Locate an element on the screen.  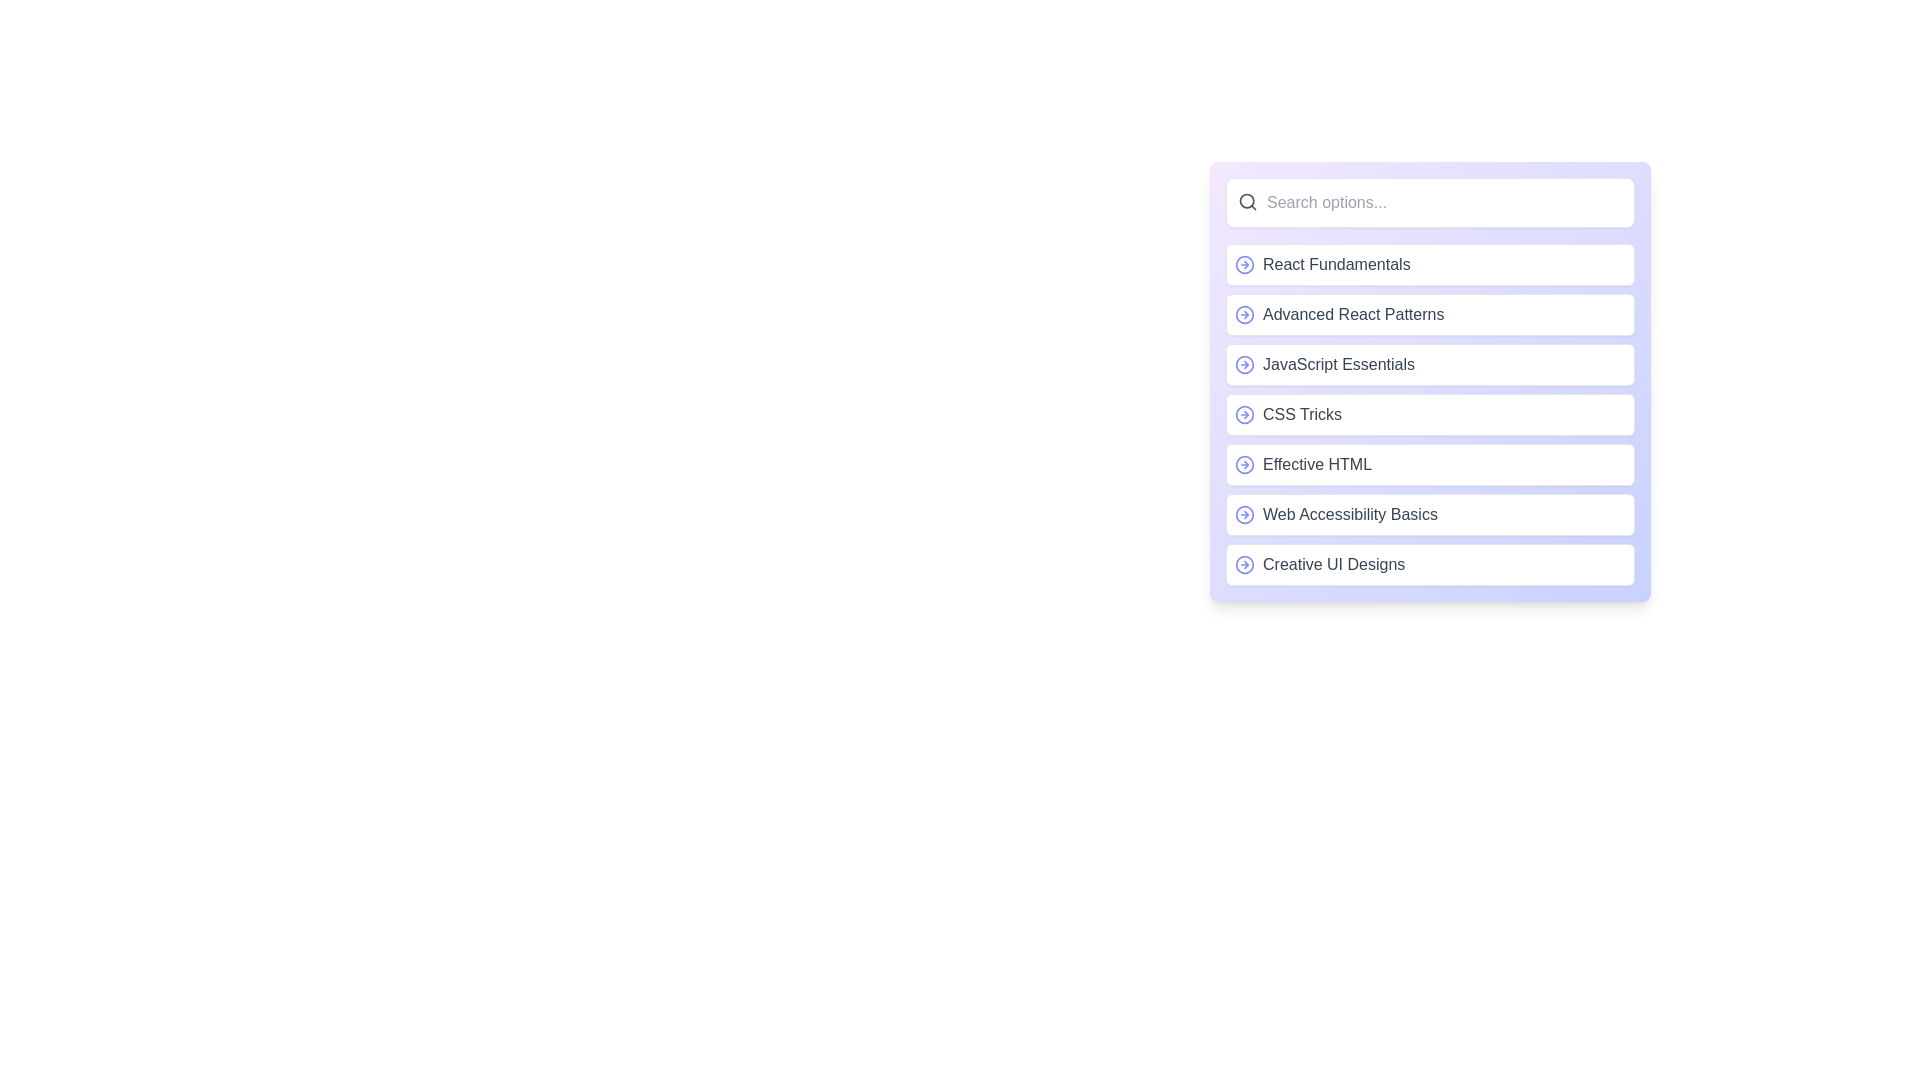
the hollow circular SVG element associated with the 'JavaScript Essentials' text, which is the fifth item in the vertical menu list is located at coordinates (1243, 365).